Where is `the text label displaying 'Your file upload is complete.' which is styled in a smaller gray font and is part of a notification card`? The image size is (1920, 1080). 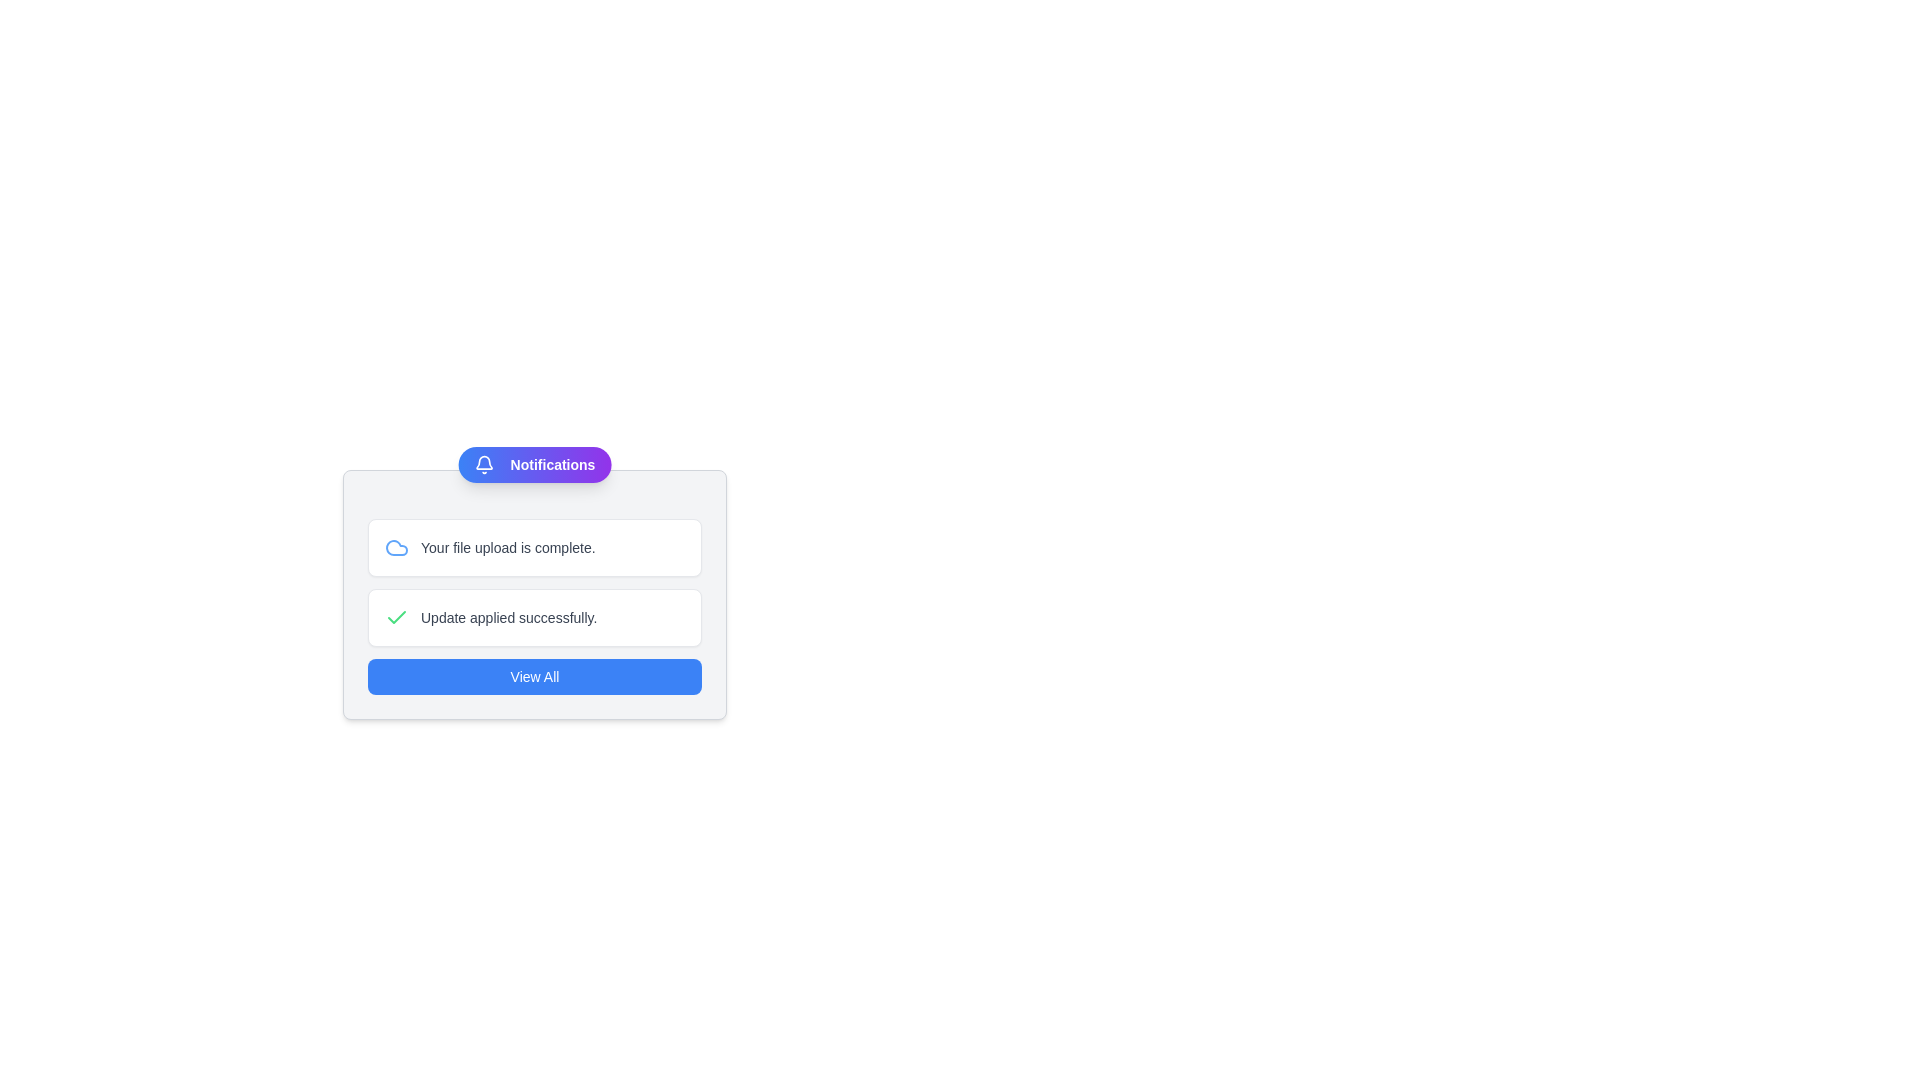
the text label displaying 'Your file upload is complete.' which is styled in a smaller gray font and is part of a notification card is located at coordinates (508, 547).